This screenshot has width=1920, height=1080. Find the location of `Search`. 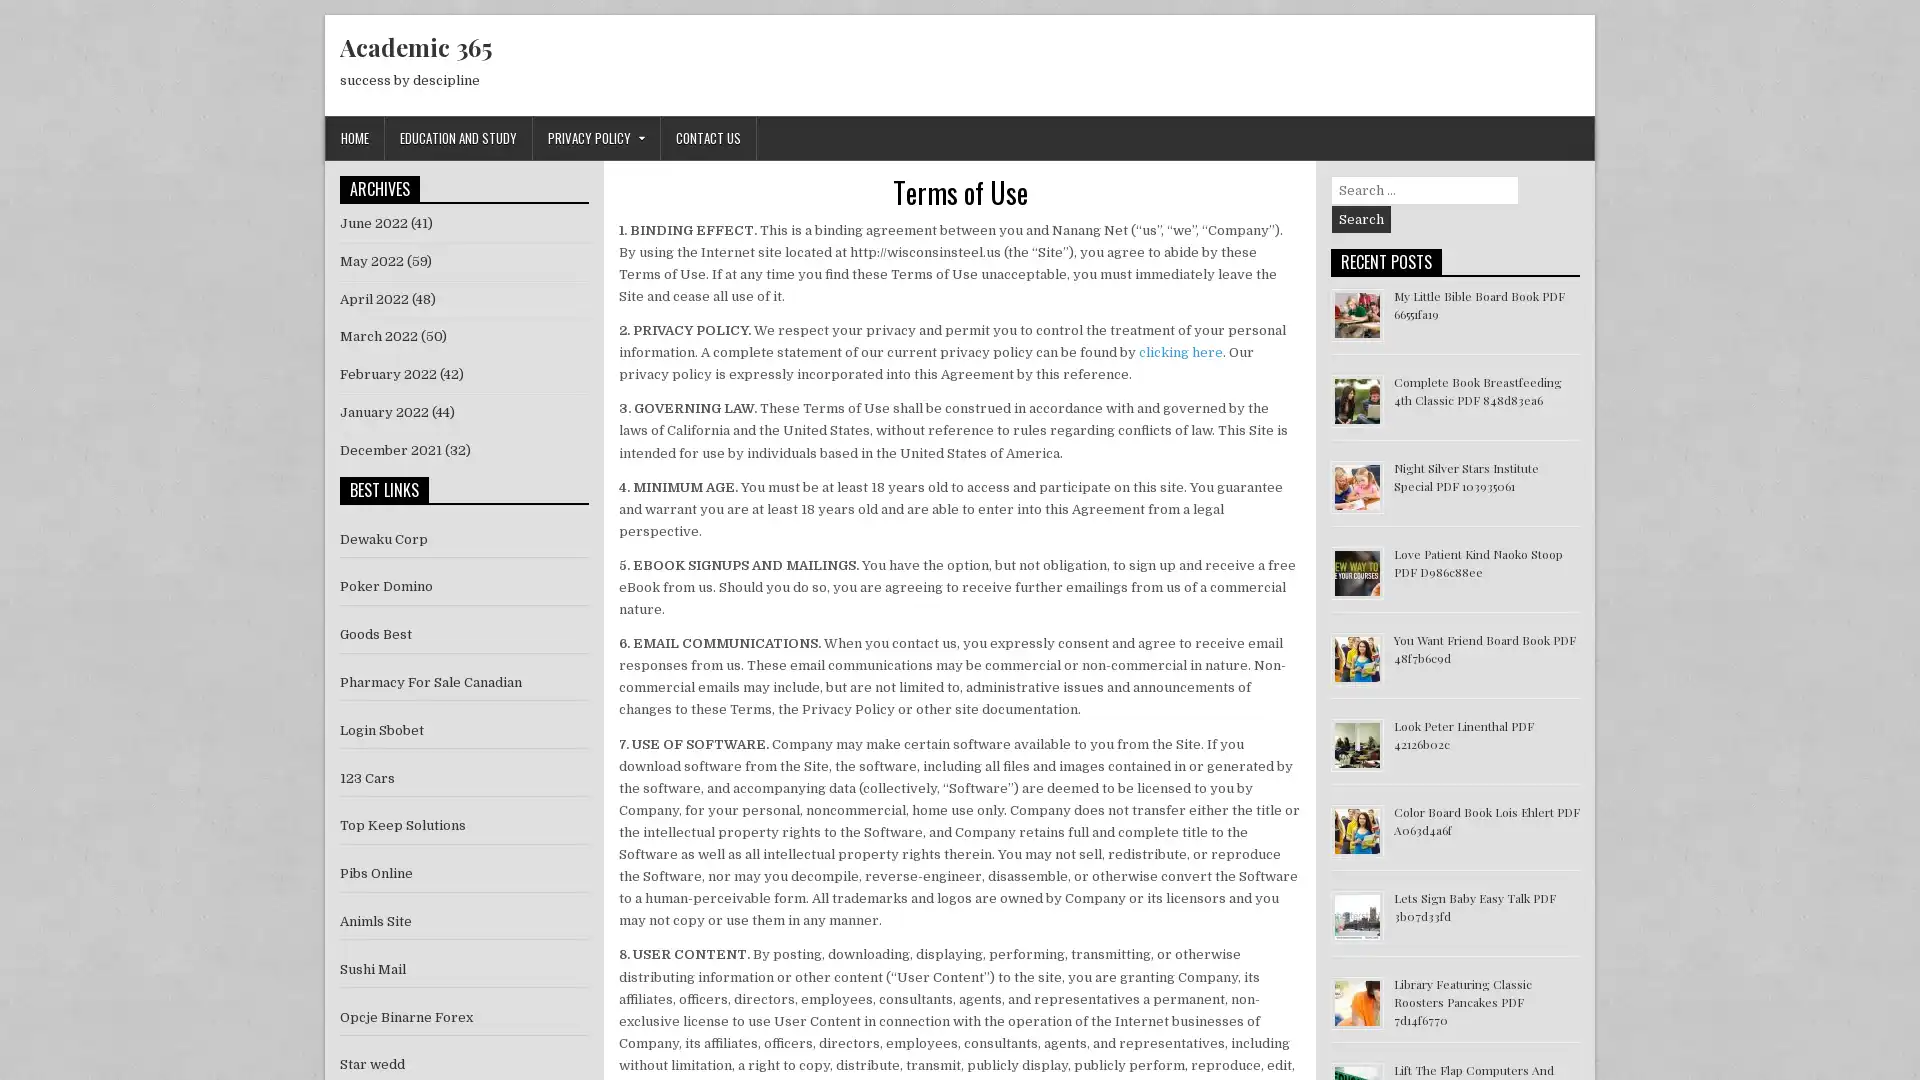

Search is located at coordinates (1360, 219).